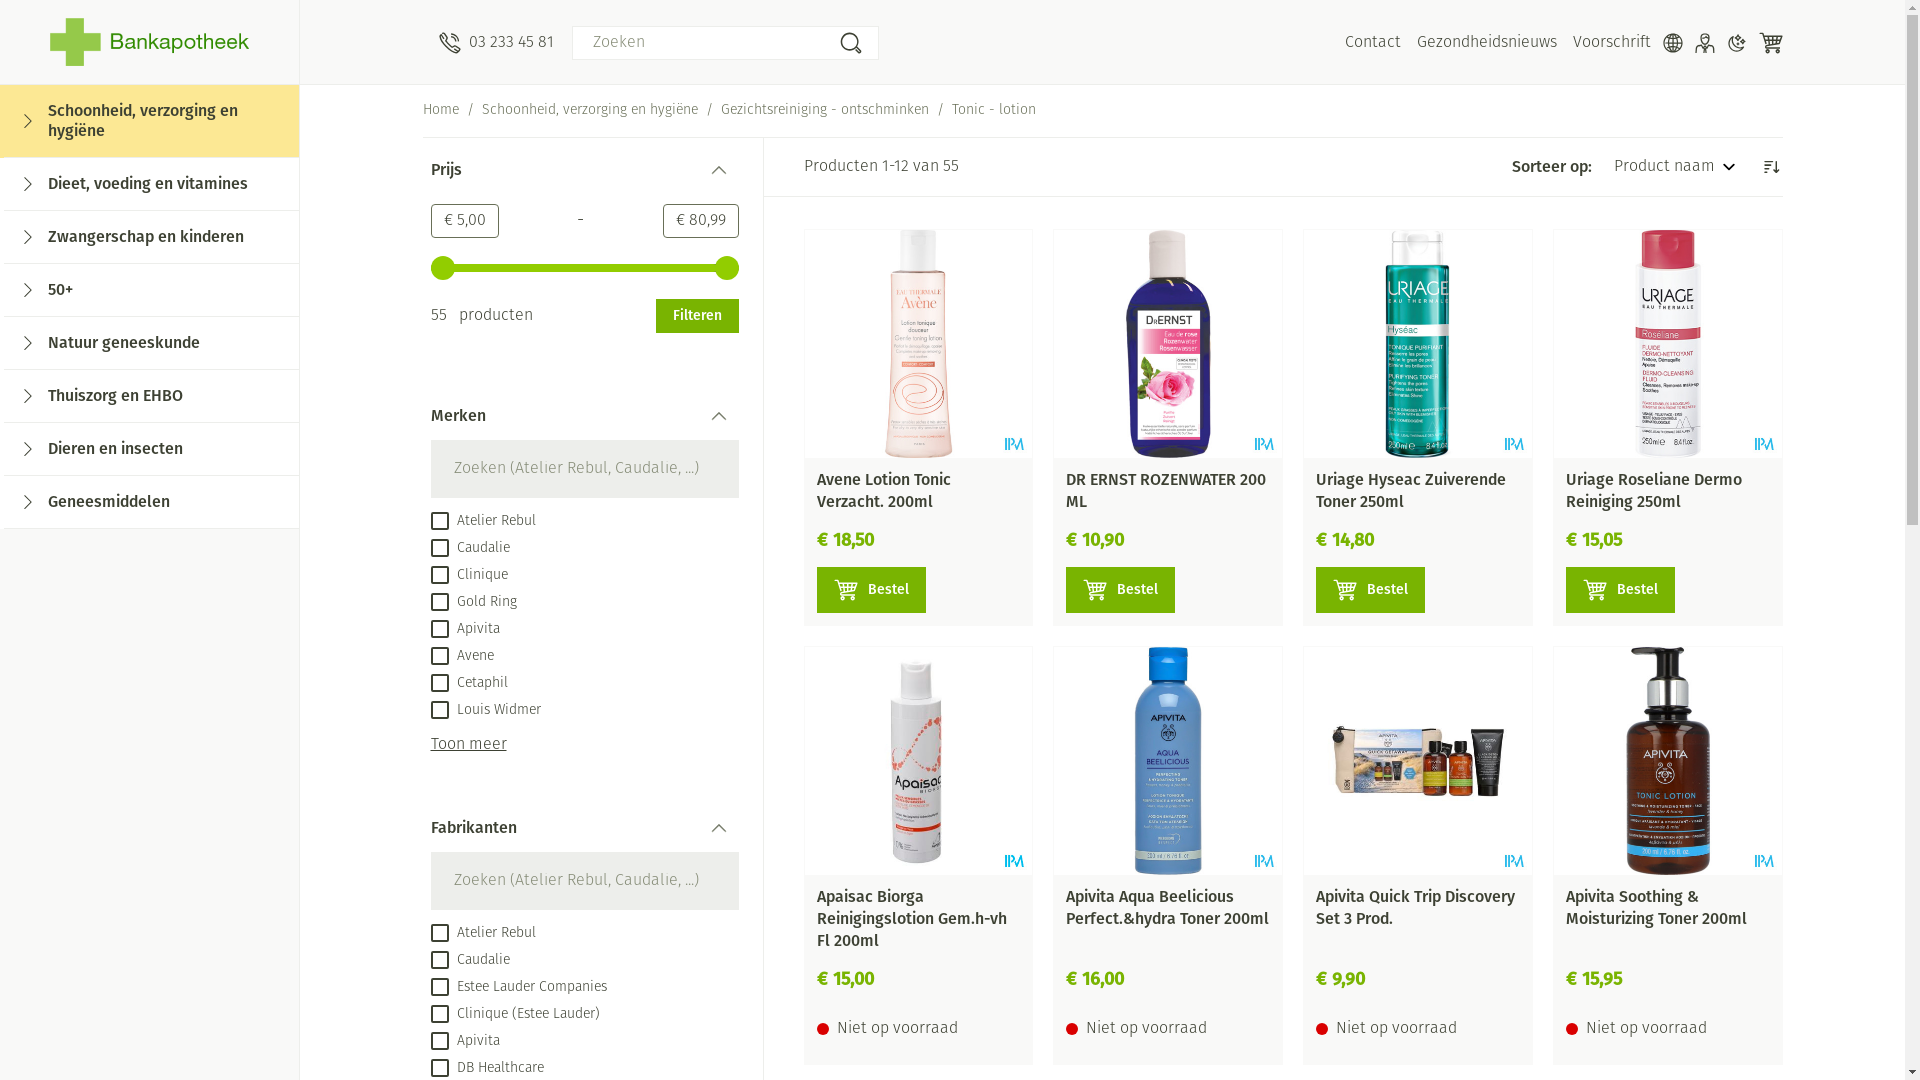  What do you see at coordinates (882, 490) in the screenshot?
I see `'Avene Lotion Tonic Verzacht. 200ml'` at bounding box center [882, 490].